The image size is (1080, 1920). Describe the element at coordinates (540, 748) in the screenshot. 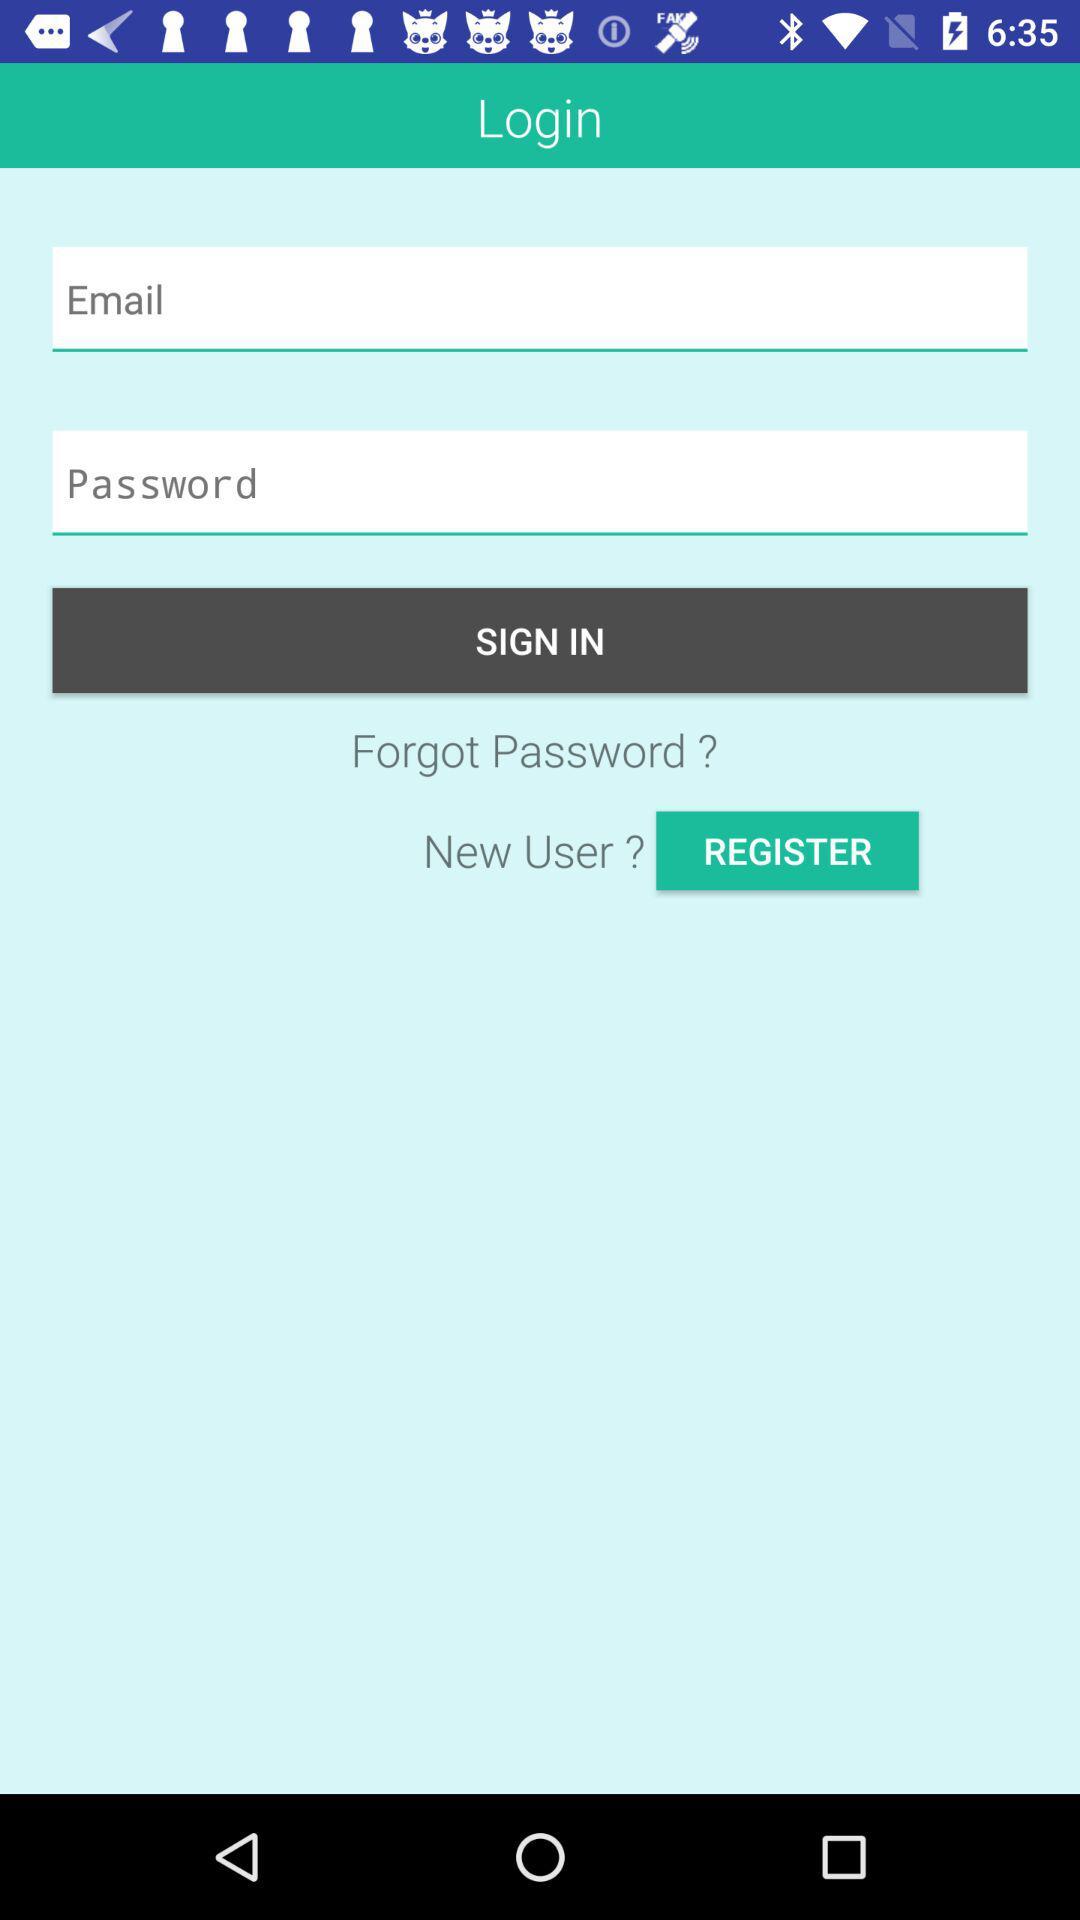

I see `the forgot password ?` at that location.